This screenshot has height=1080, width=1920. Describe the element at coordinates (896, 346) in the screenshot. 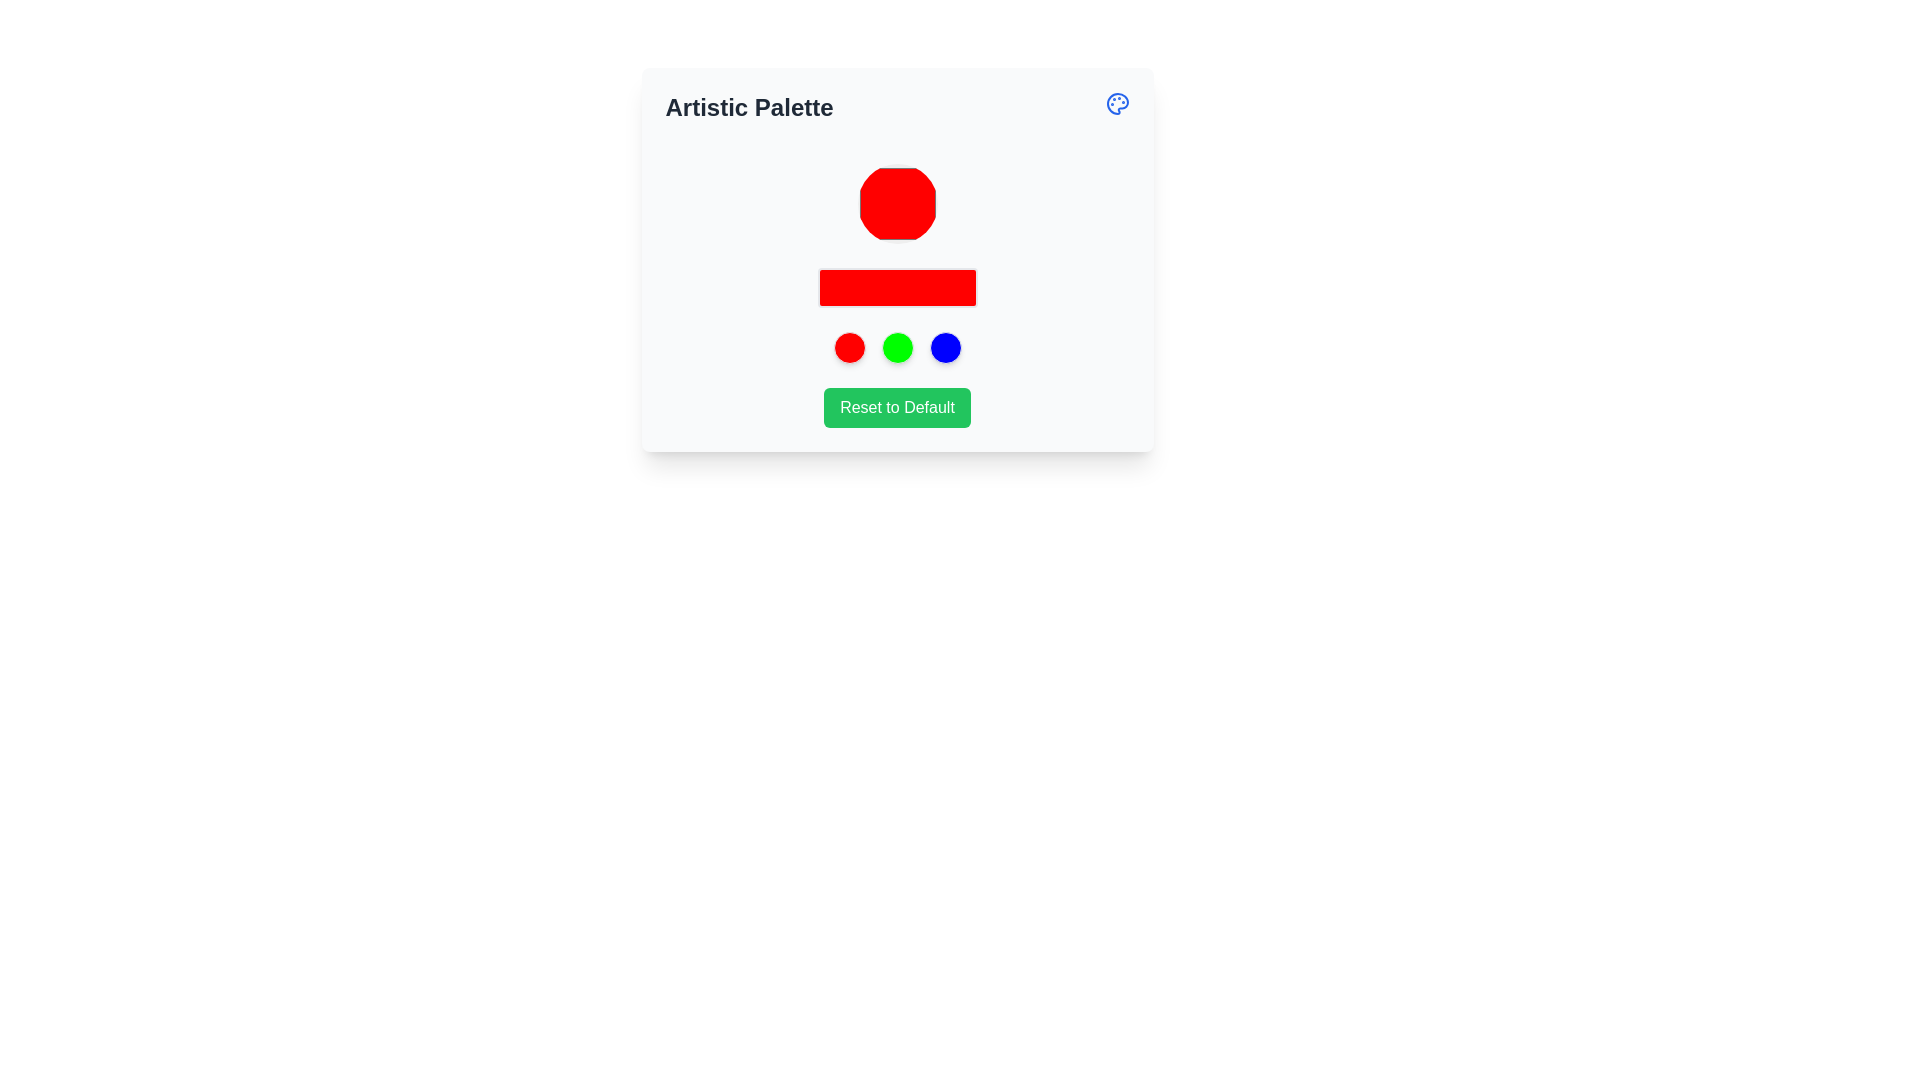

I see `the circle from the group of three circular buttons within the 'Artistic Palette' card` at that location.